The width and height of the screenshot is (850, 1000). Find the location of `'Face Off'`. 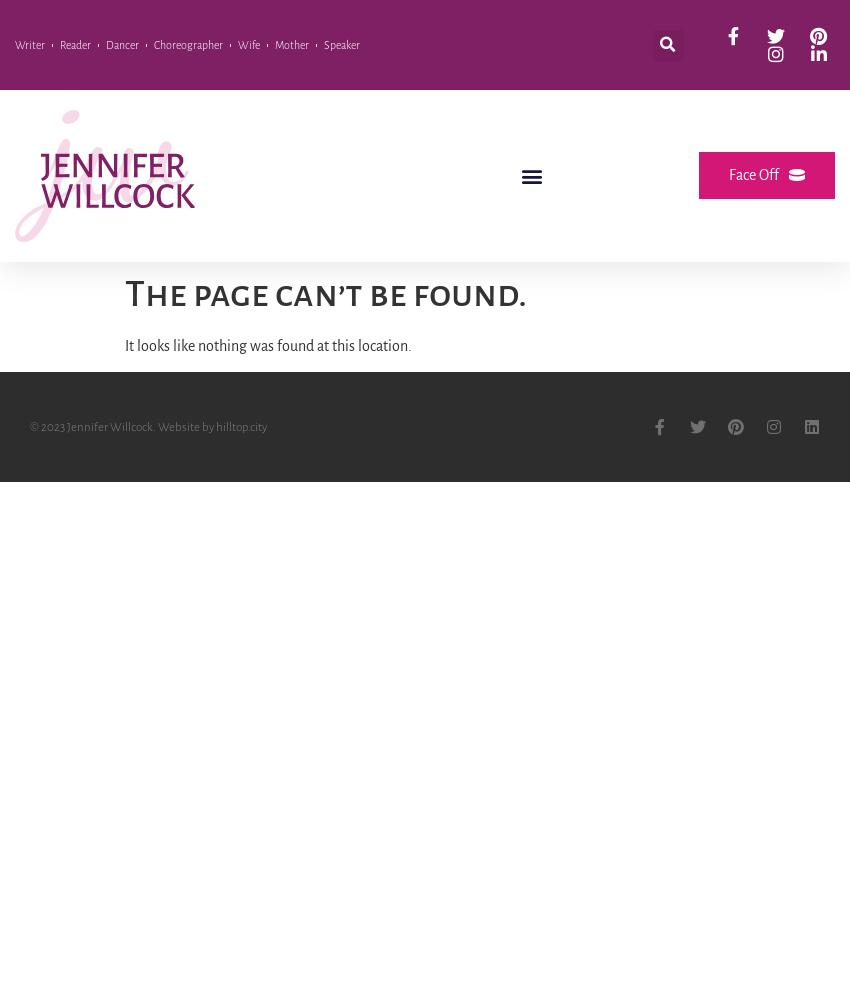

'Face Off' is located at coordinates (754, 175).